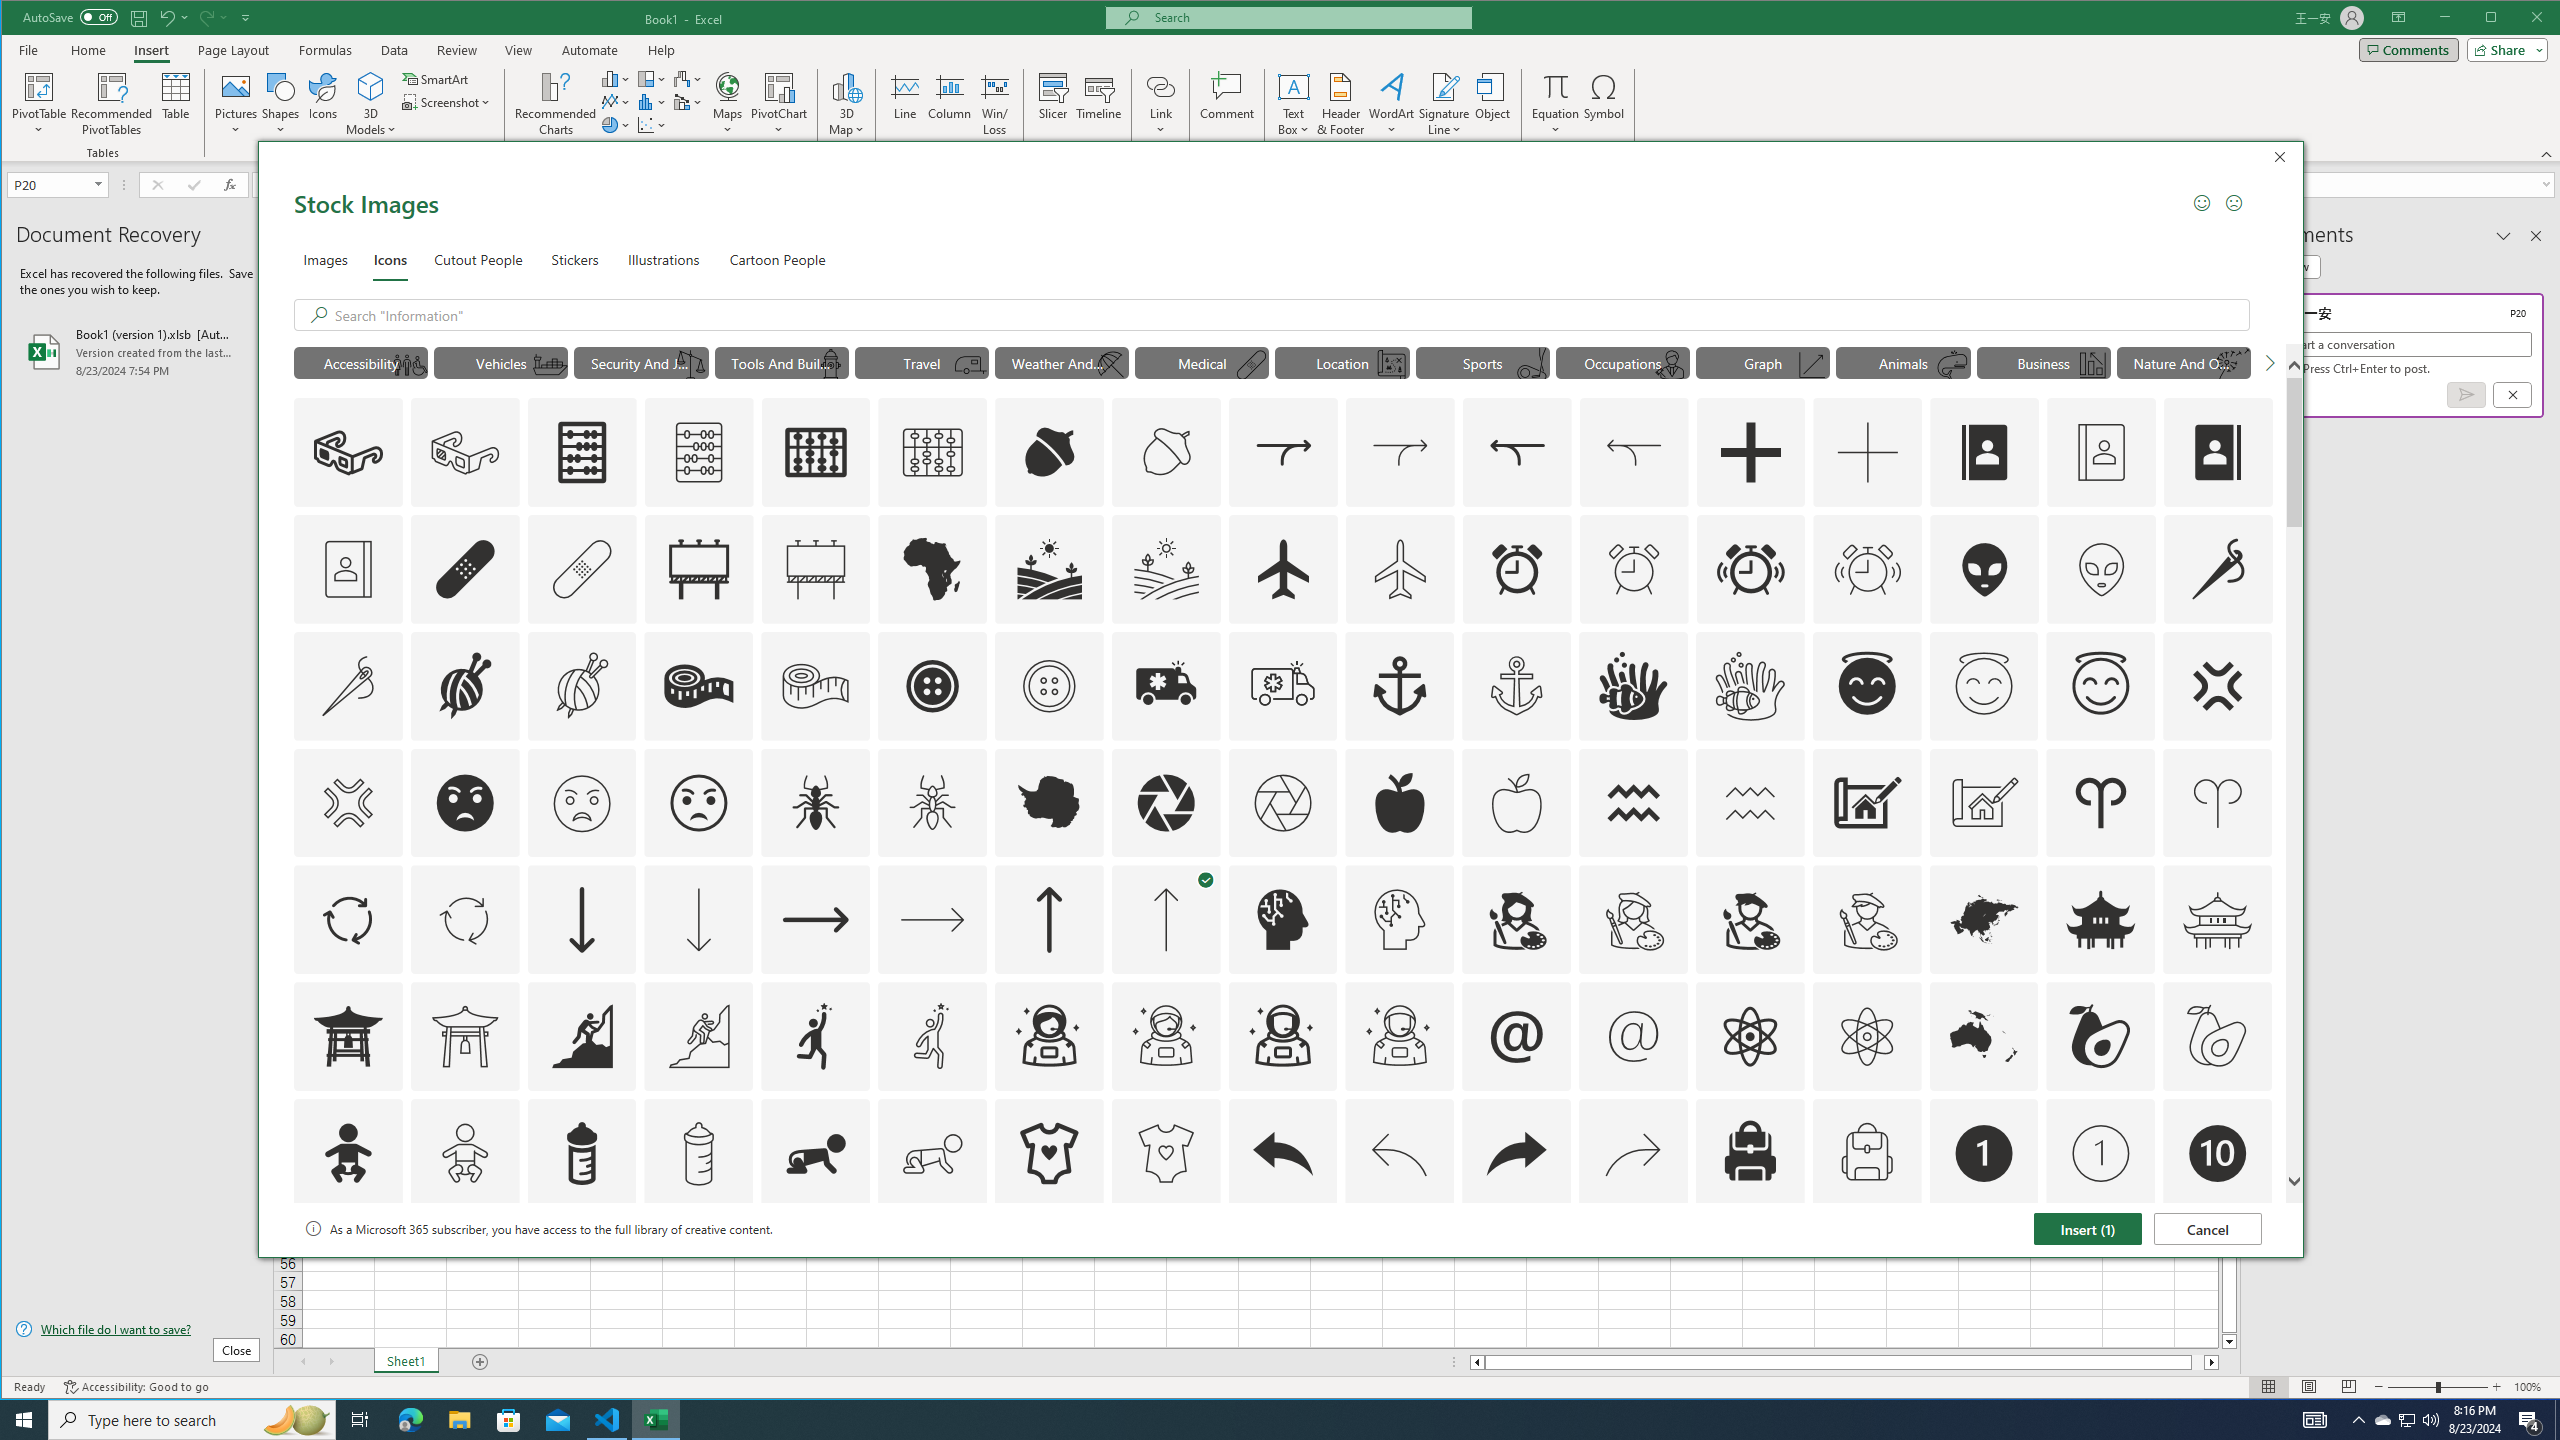 Image resolution: width=2560 pixels, height=1440 pixels. What do you see at coordinates (2429, 1418) in the screenshot?
I see `'Q2790: 100%'` at bounding box center [2429, 1418].